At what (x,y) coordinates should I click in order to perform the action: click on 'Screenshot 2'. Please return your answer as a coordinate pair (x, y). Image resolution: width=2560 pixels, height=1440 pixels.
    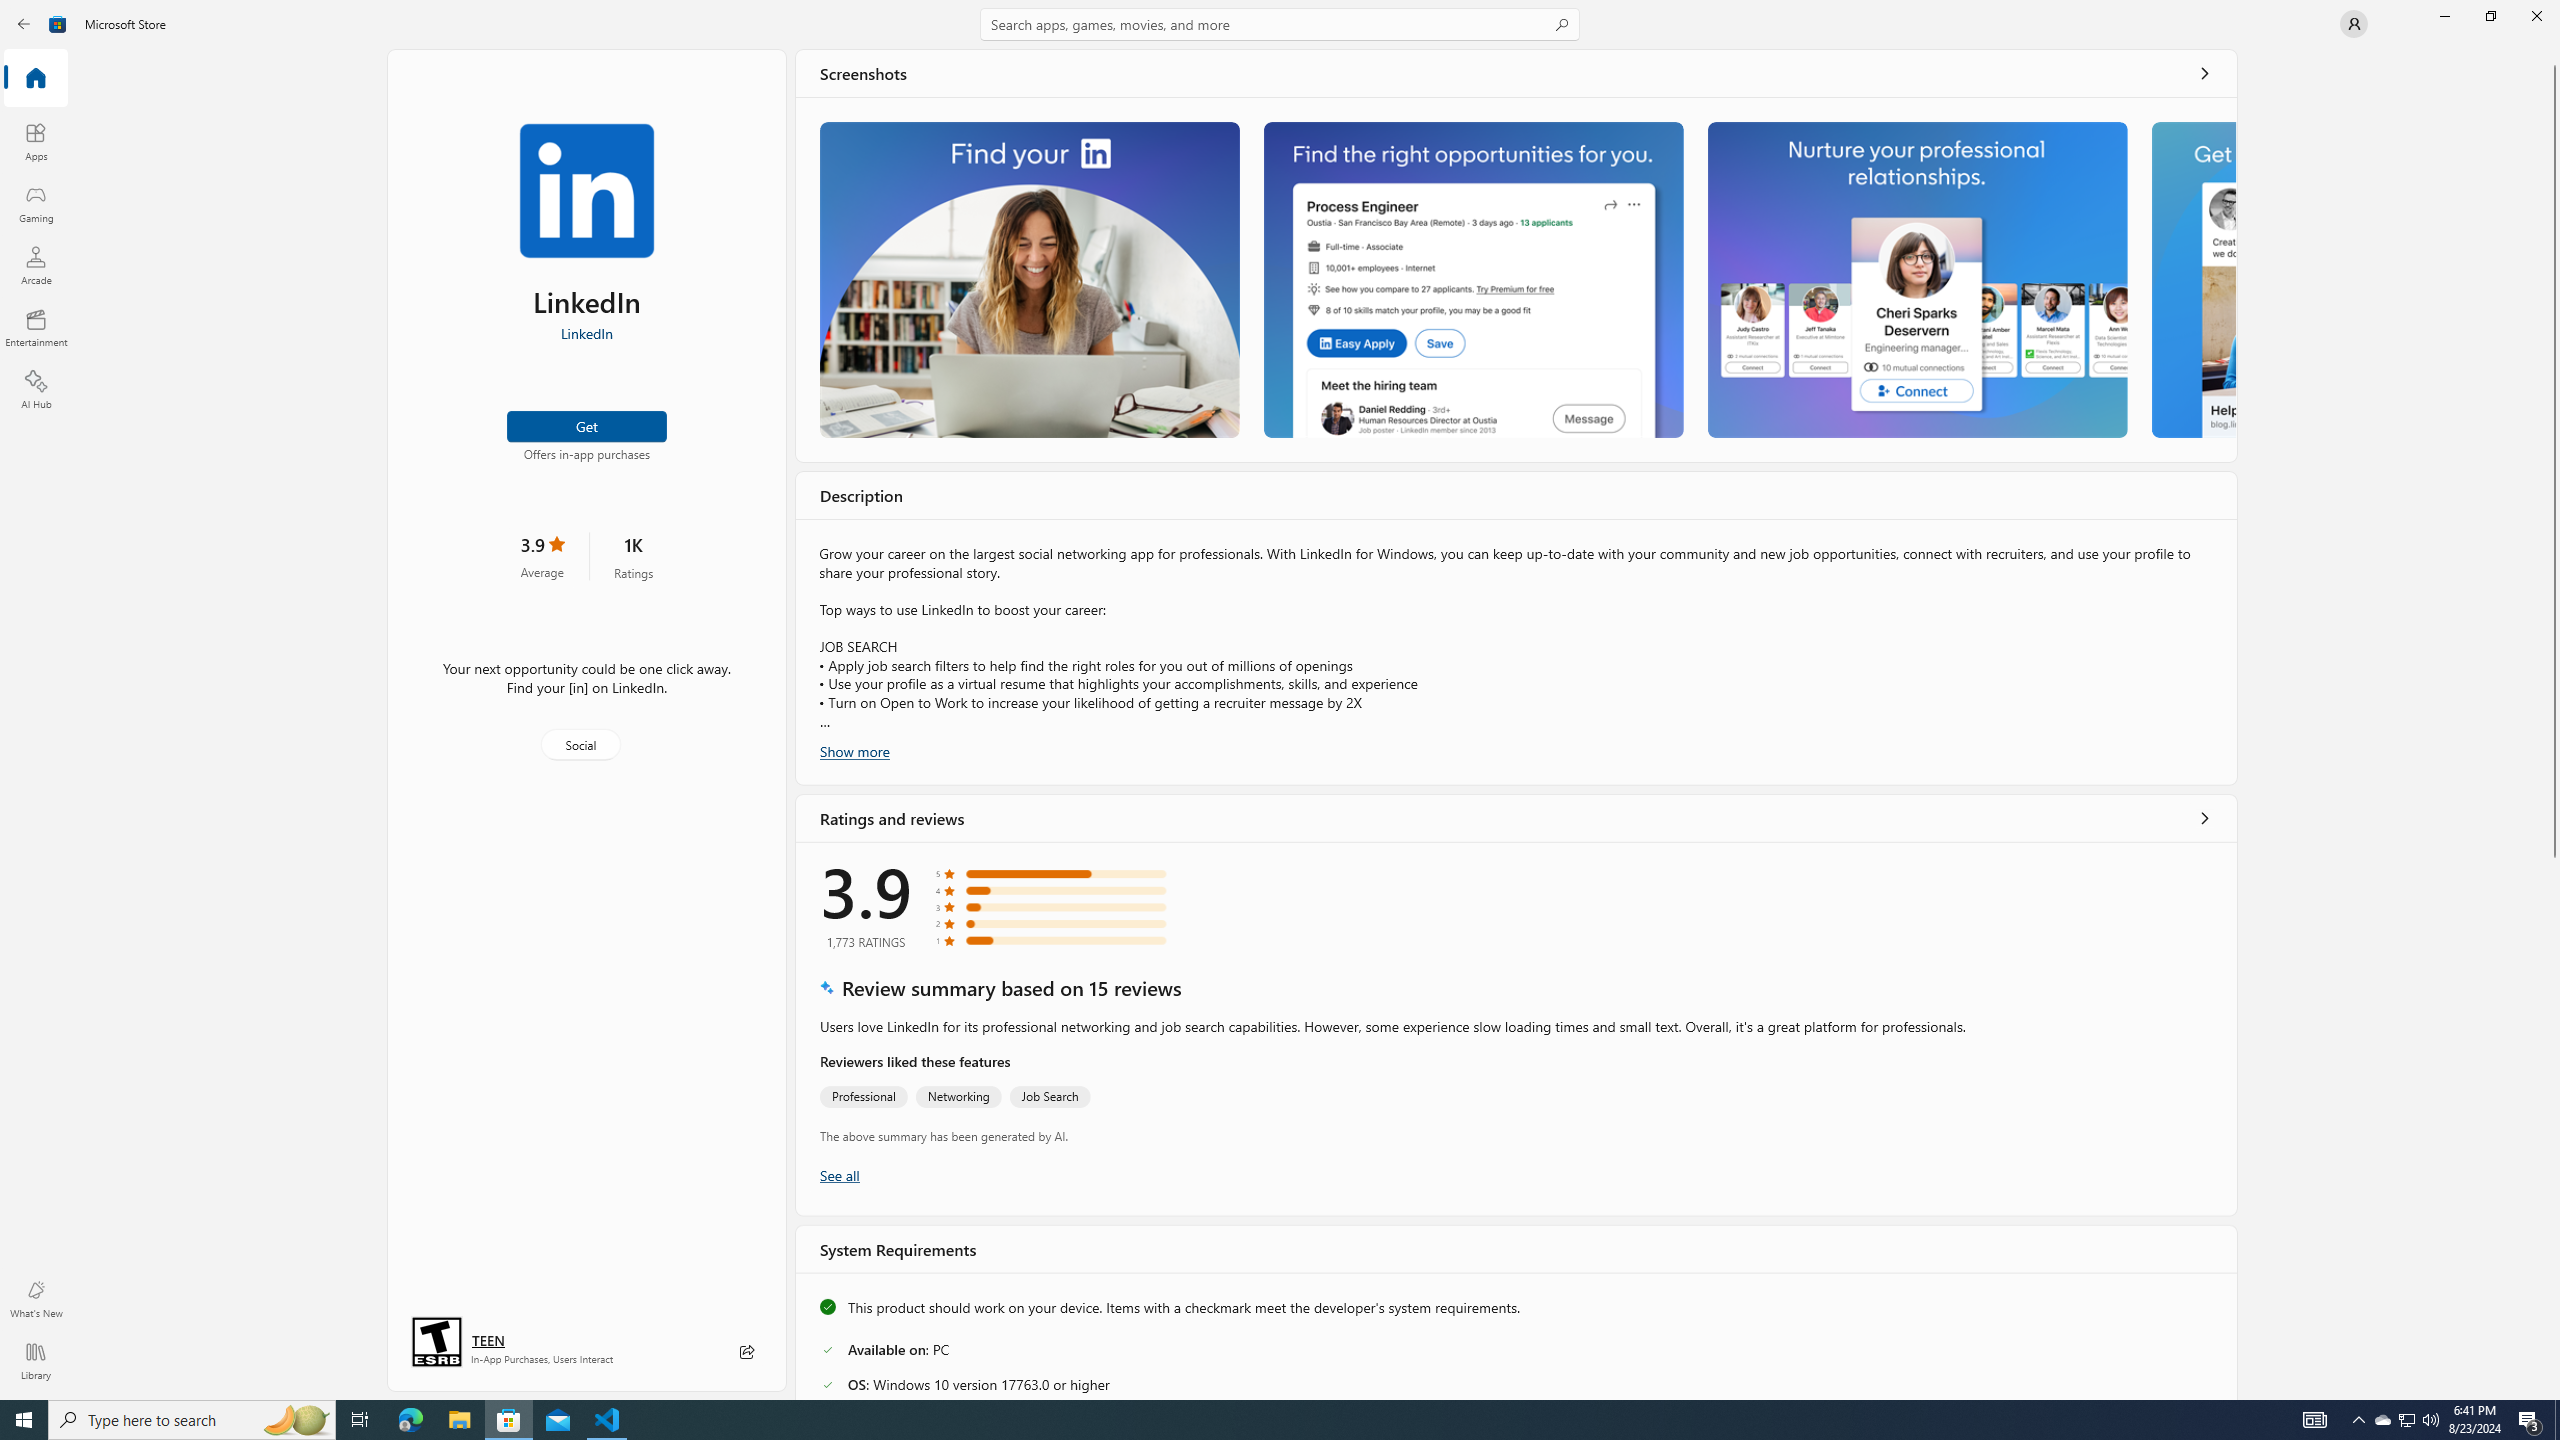
    Looking at the image, I should click on (1471, 279).